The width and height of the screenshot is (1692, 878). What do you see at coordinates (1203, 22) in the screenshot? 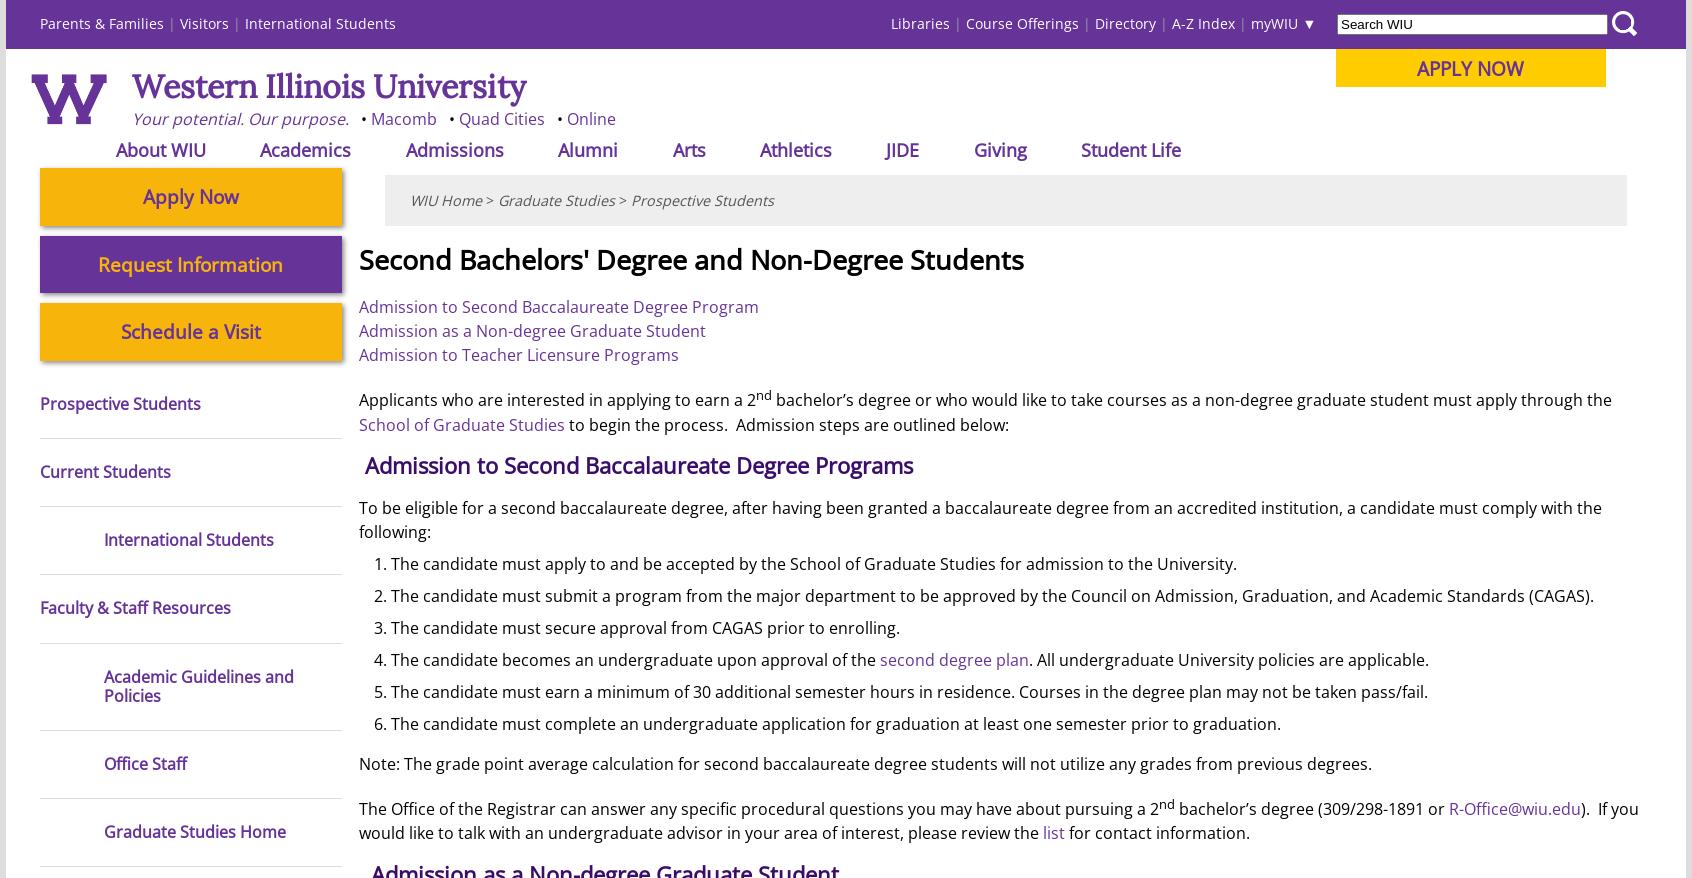
I see `'A-Z Index'` at bounding box center [1203, 22].